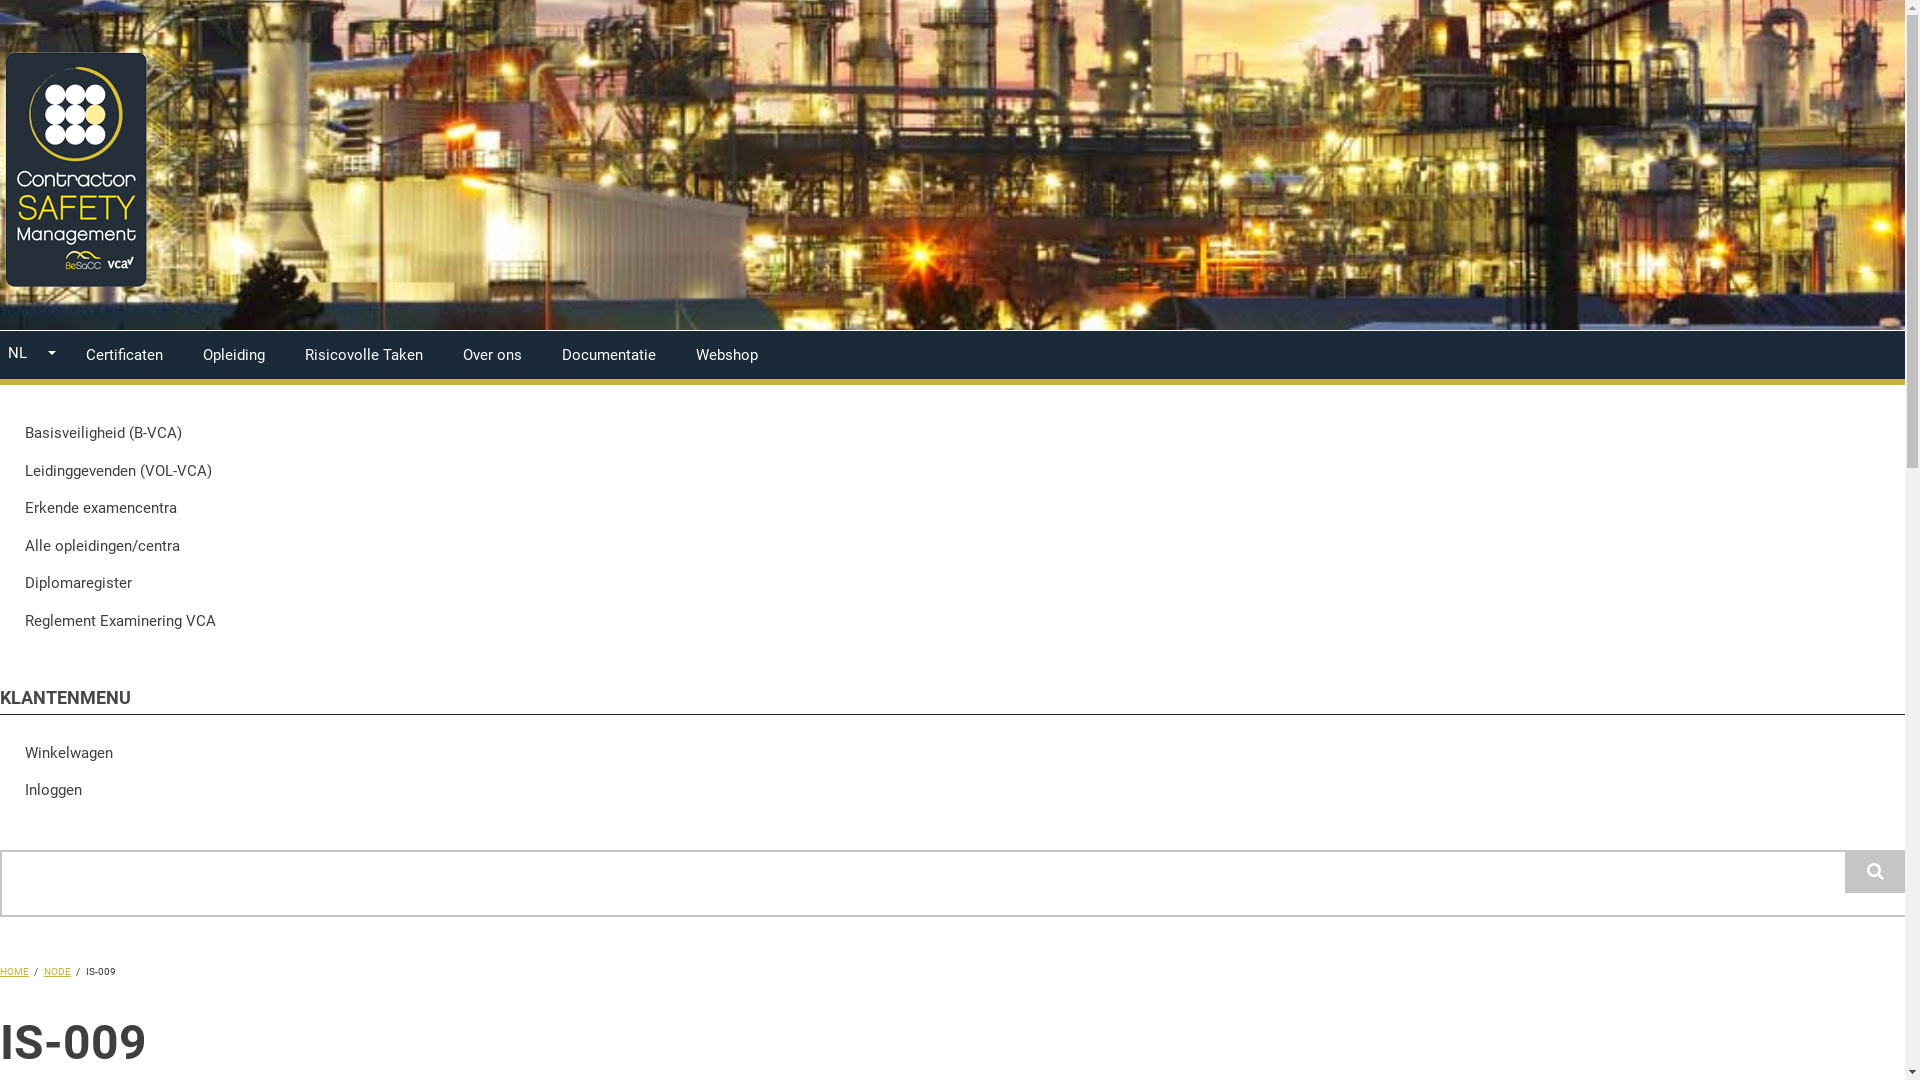 Image resolution: width=1920 pixels, height=1080 pixels. What do you see at coordinates (608, 353) in the screenshot?
I see `'Documentatie'` at bounding box center [608, 353].